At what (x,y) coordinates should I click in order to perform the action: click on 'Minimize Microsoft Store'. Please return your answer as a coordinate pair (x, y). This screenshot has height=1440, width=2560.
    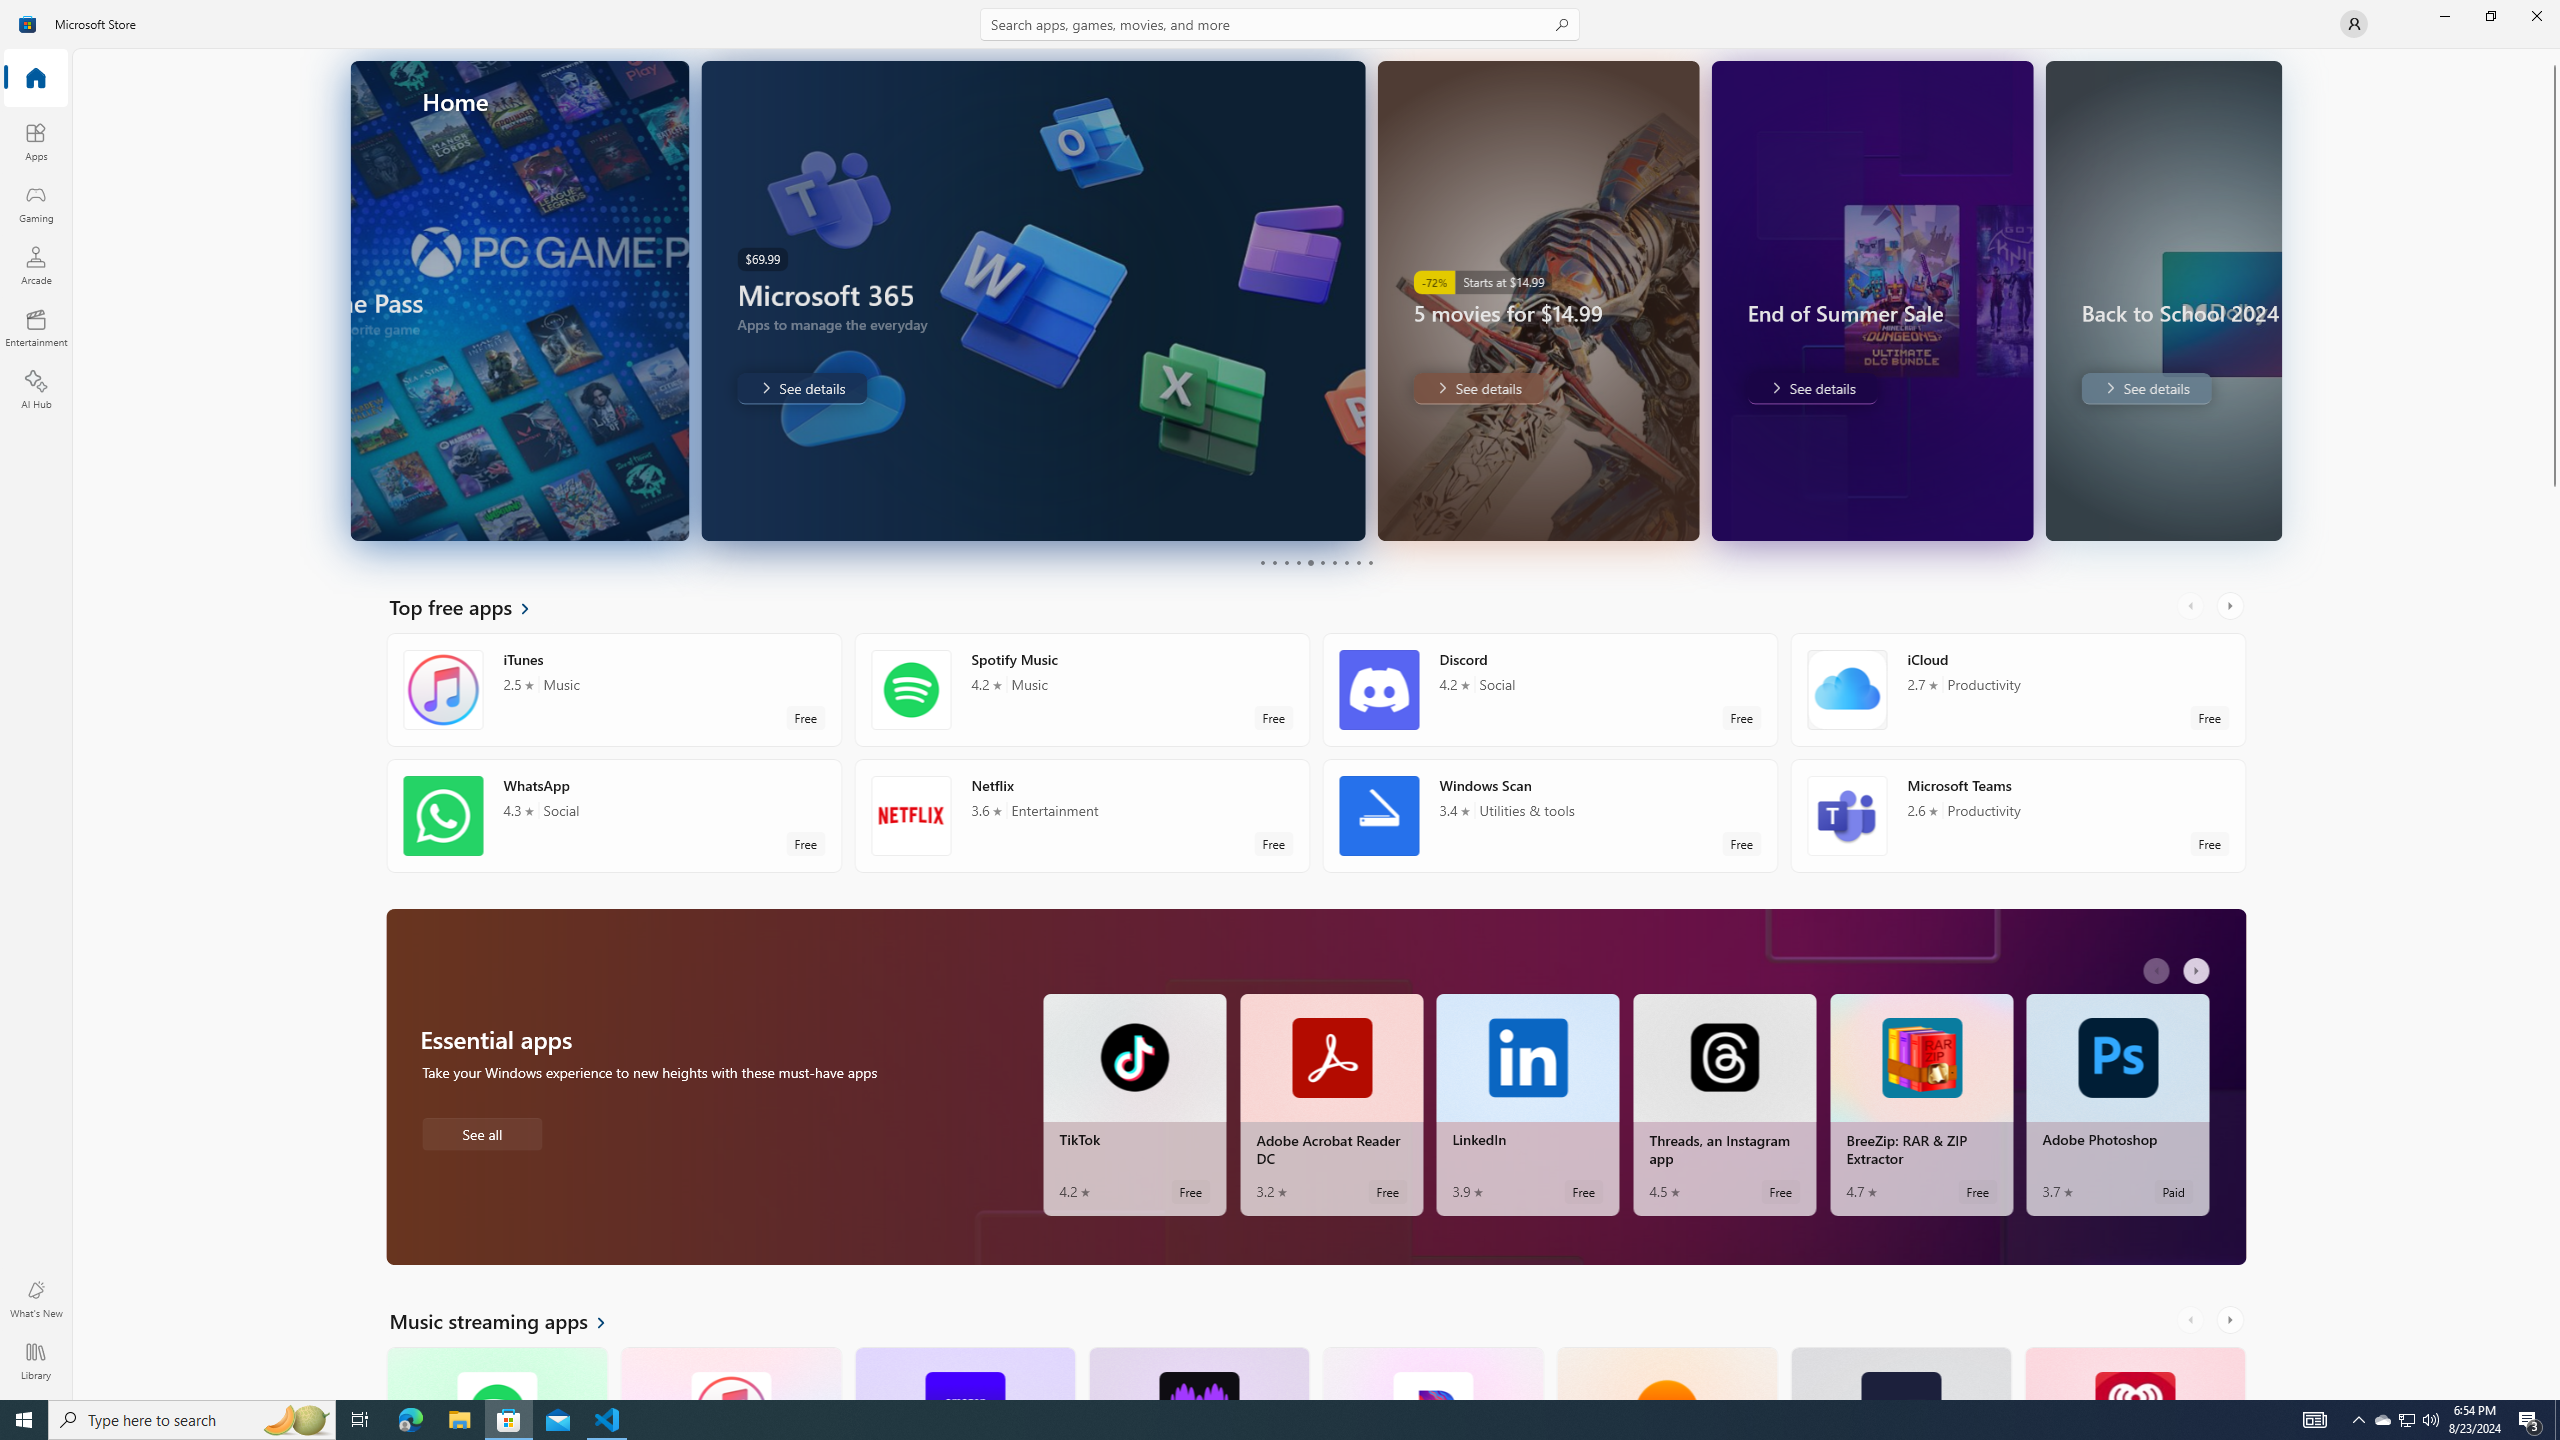
    Looking at the image, I should click on (2443, 15).